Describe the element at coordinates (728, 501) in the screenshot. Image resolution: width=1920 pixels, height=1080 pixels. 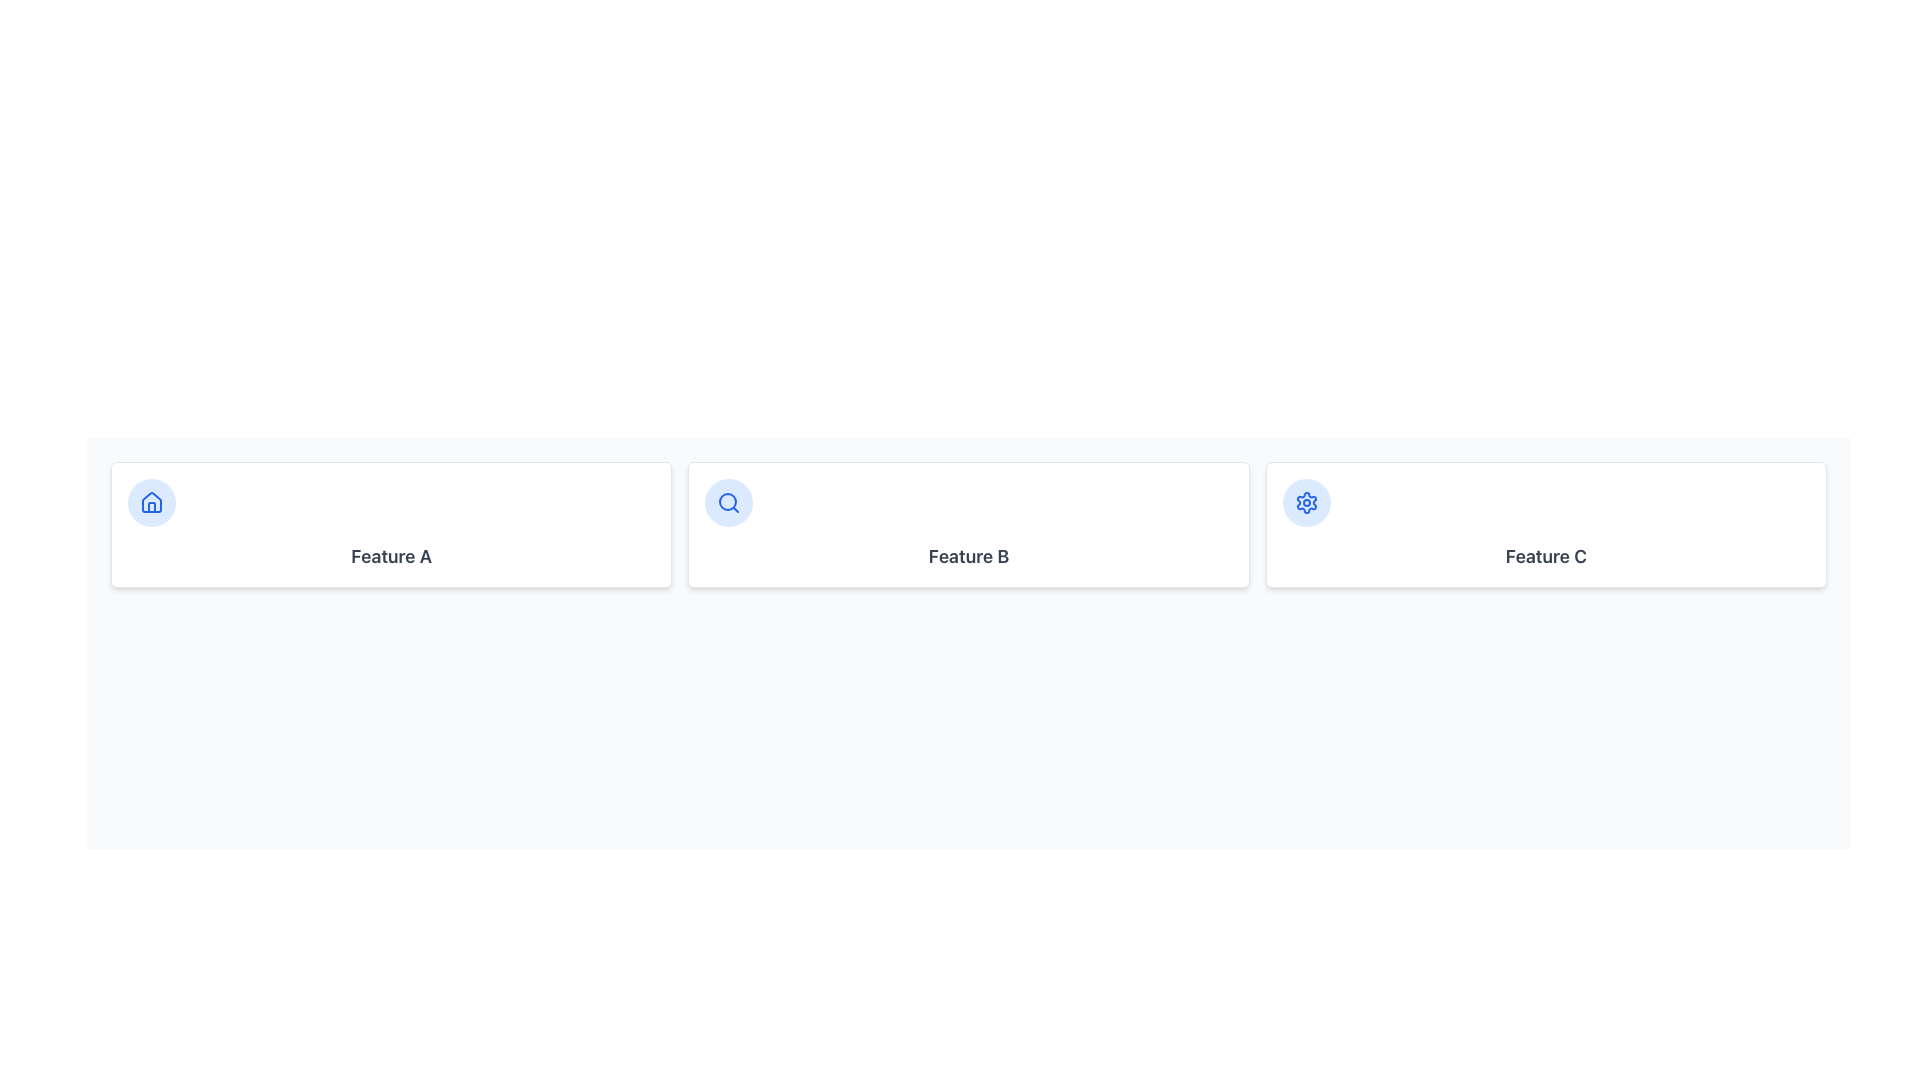
I see `the blue magnifying glass icon located` at that location.